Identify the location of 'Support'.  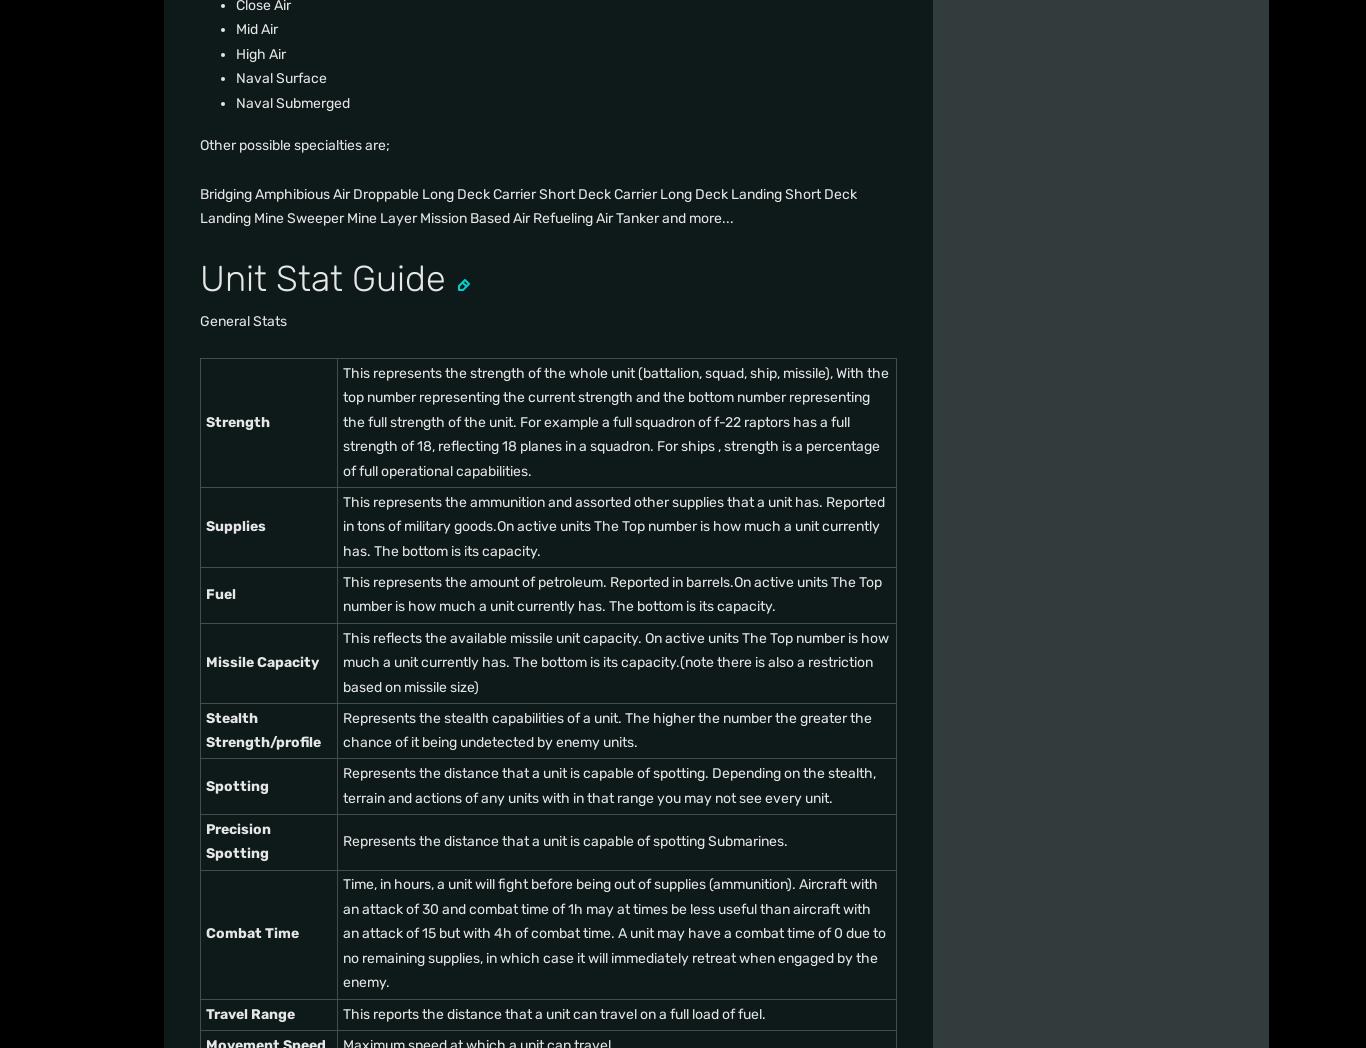
(726, 283).